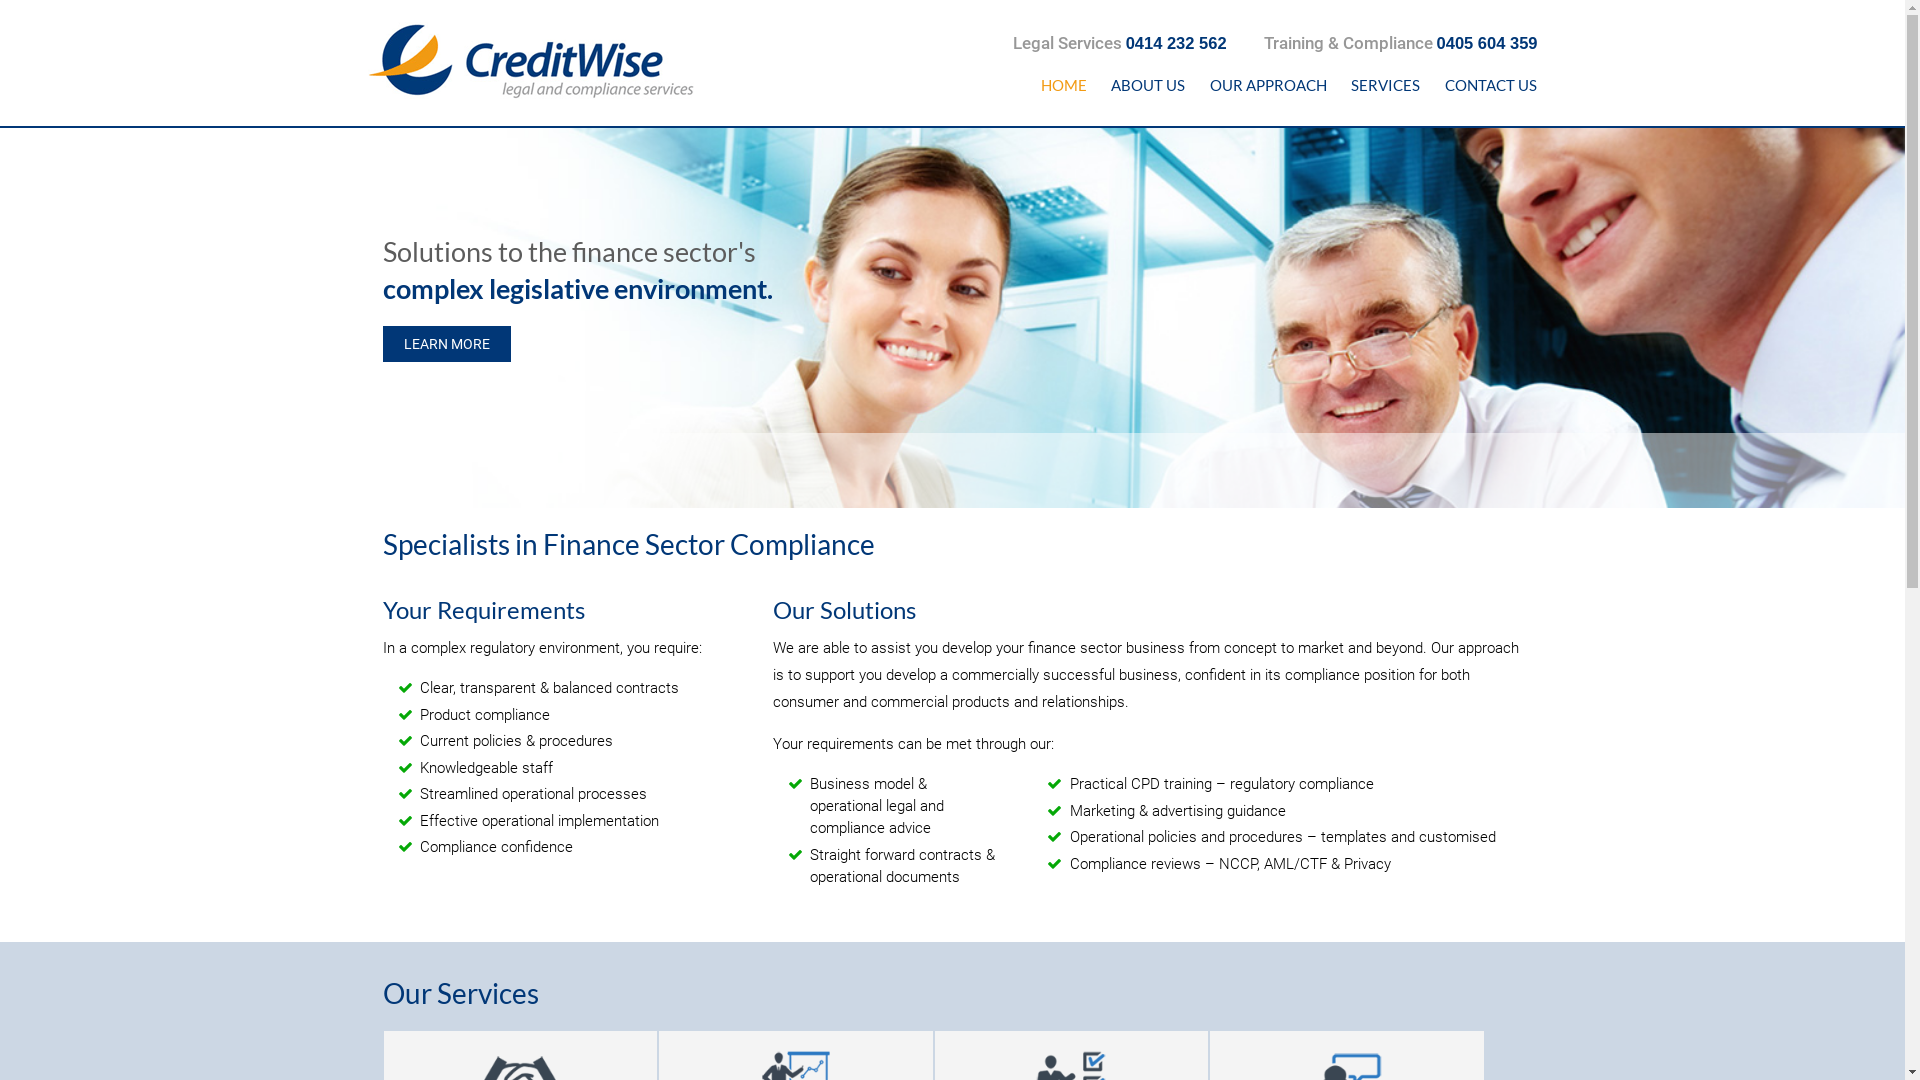  I want to click on '0414 232 562', so click(1126, 42).